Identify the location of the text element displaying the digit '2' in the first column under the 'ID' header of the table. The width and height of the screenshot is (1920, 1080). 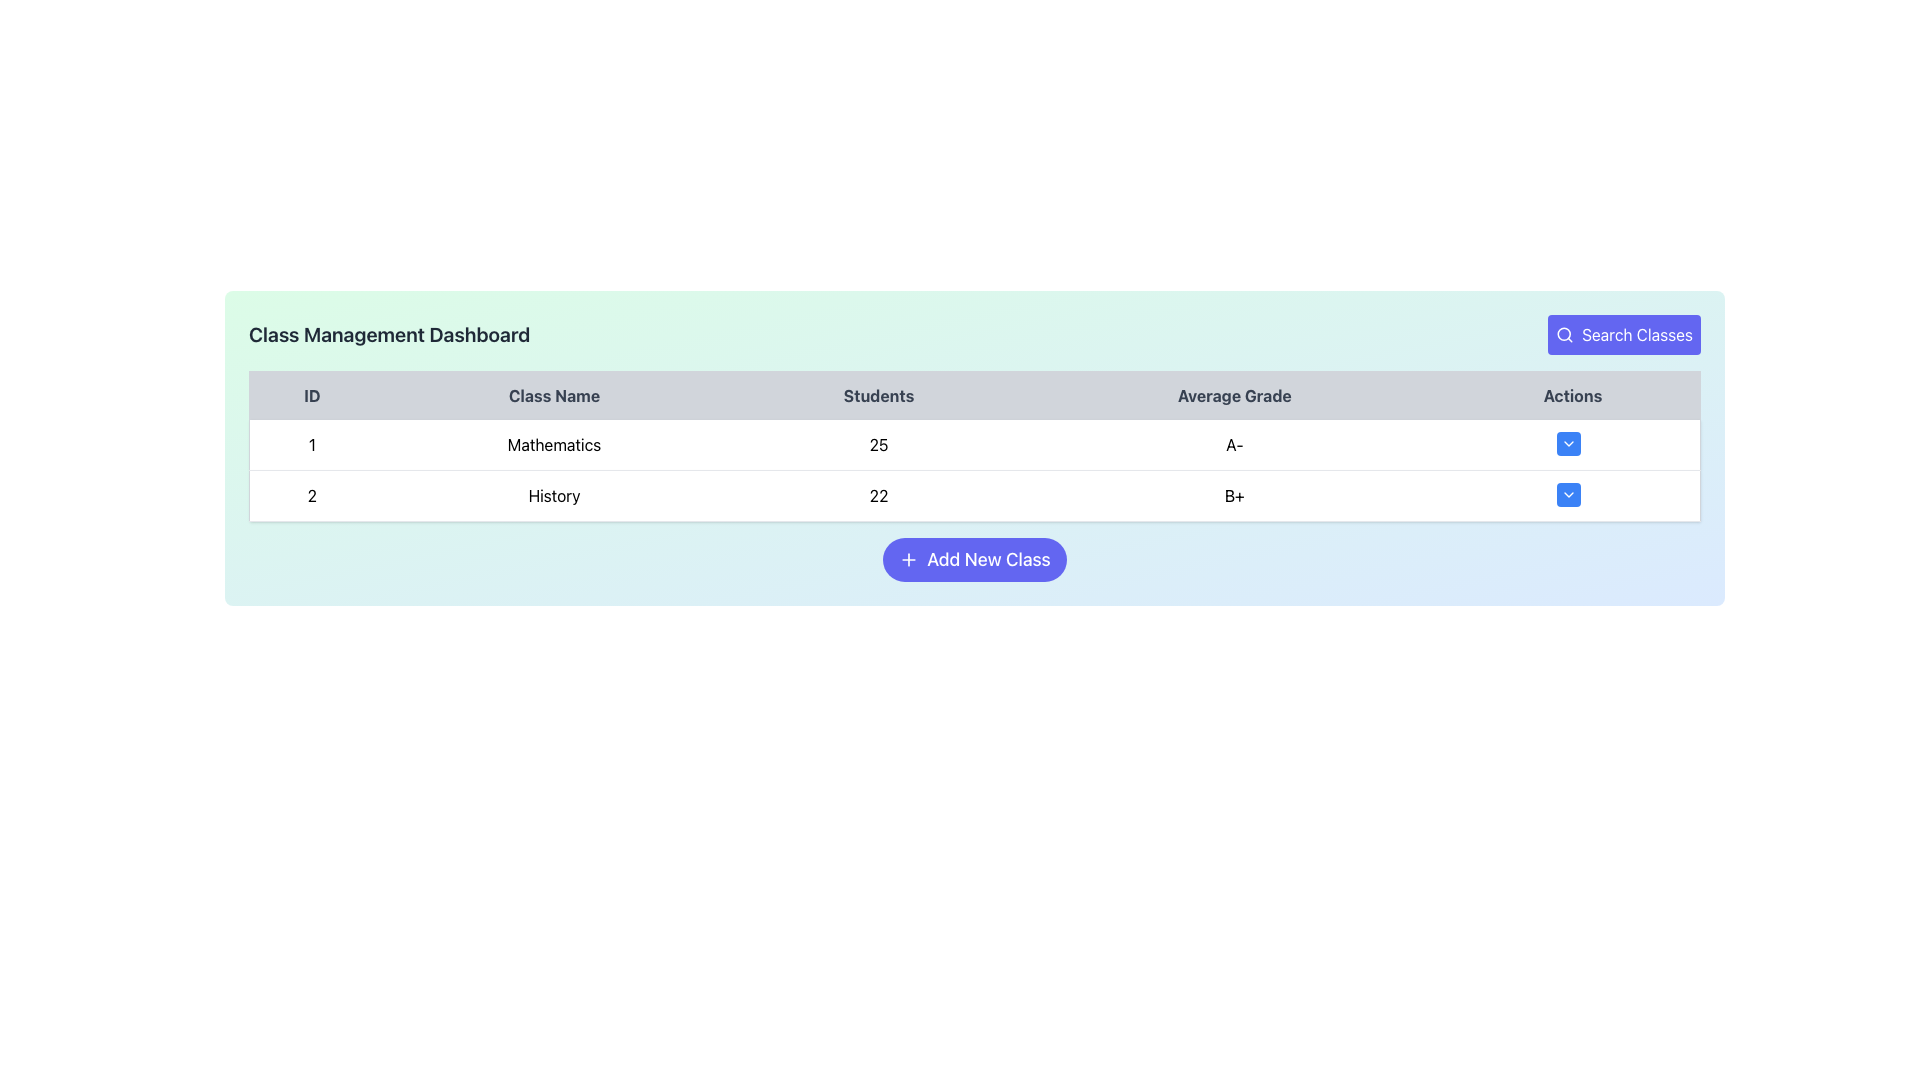
(311, 495).